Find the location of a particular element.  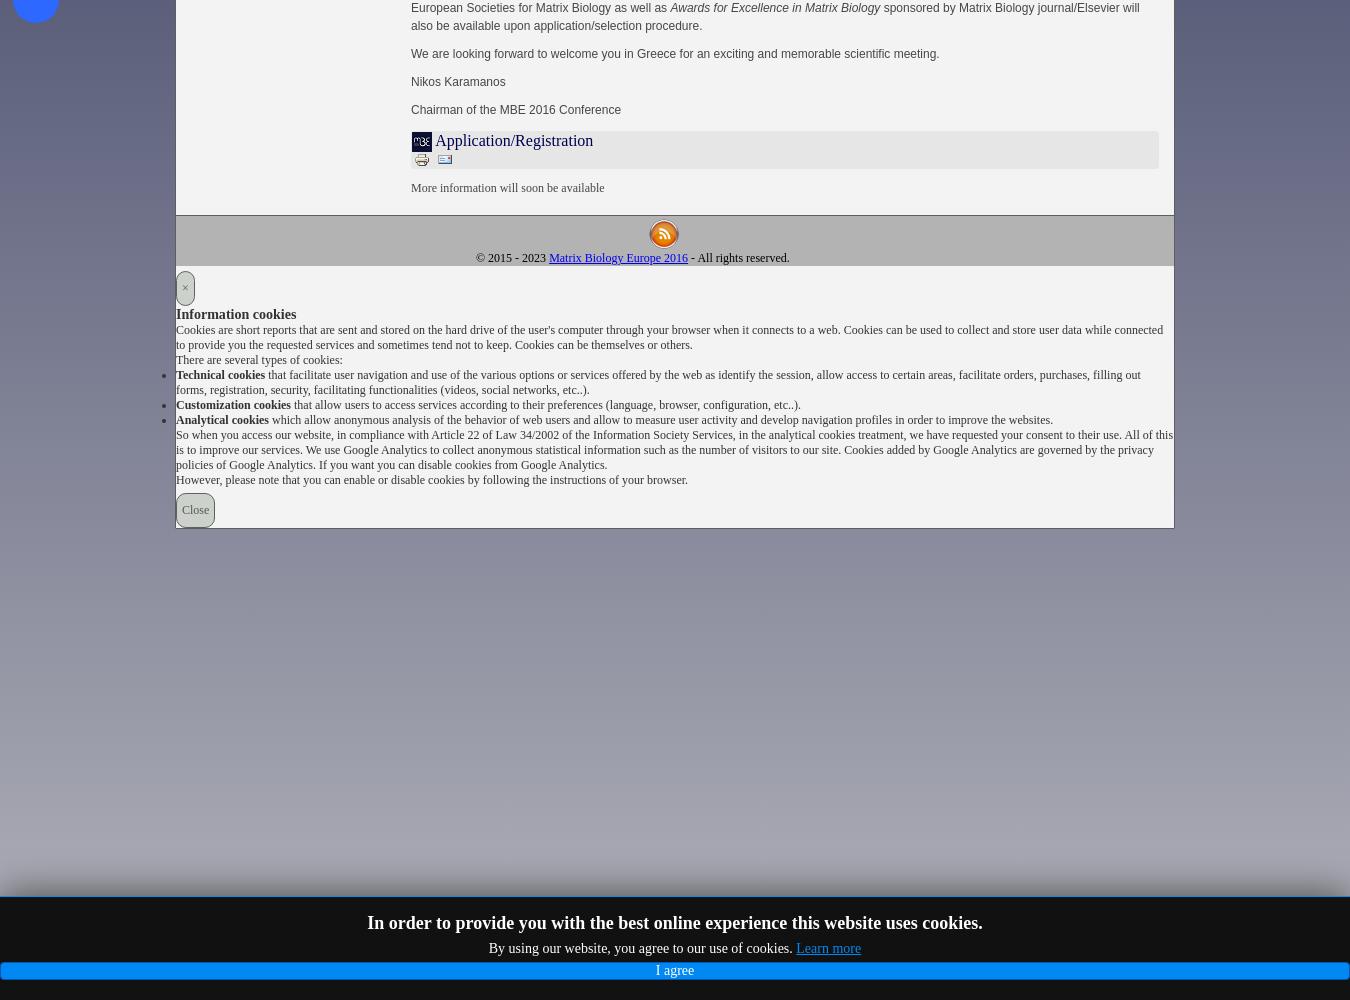

'Cookies are short reports that are sent and stored on the hard drive of the user's computer through your browser when it connects to a web. Cookies can be used to collect and store user data while connected to provide you the requested services and sometimes tend not to keep. Cookies can be themselves or others.' is located at coordinates (669, 336).